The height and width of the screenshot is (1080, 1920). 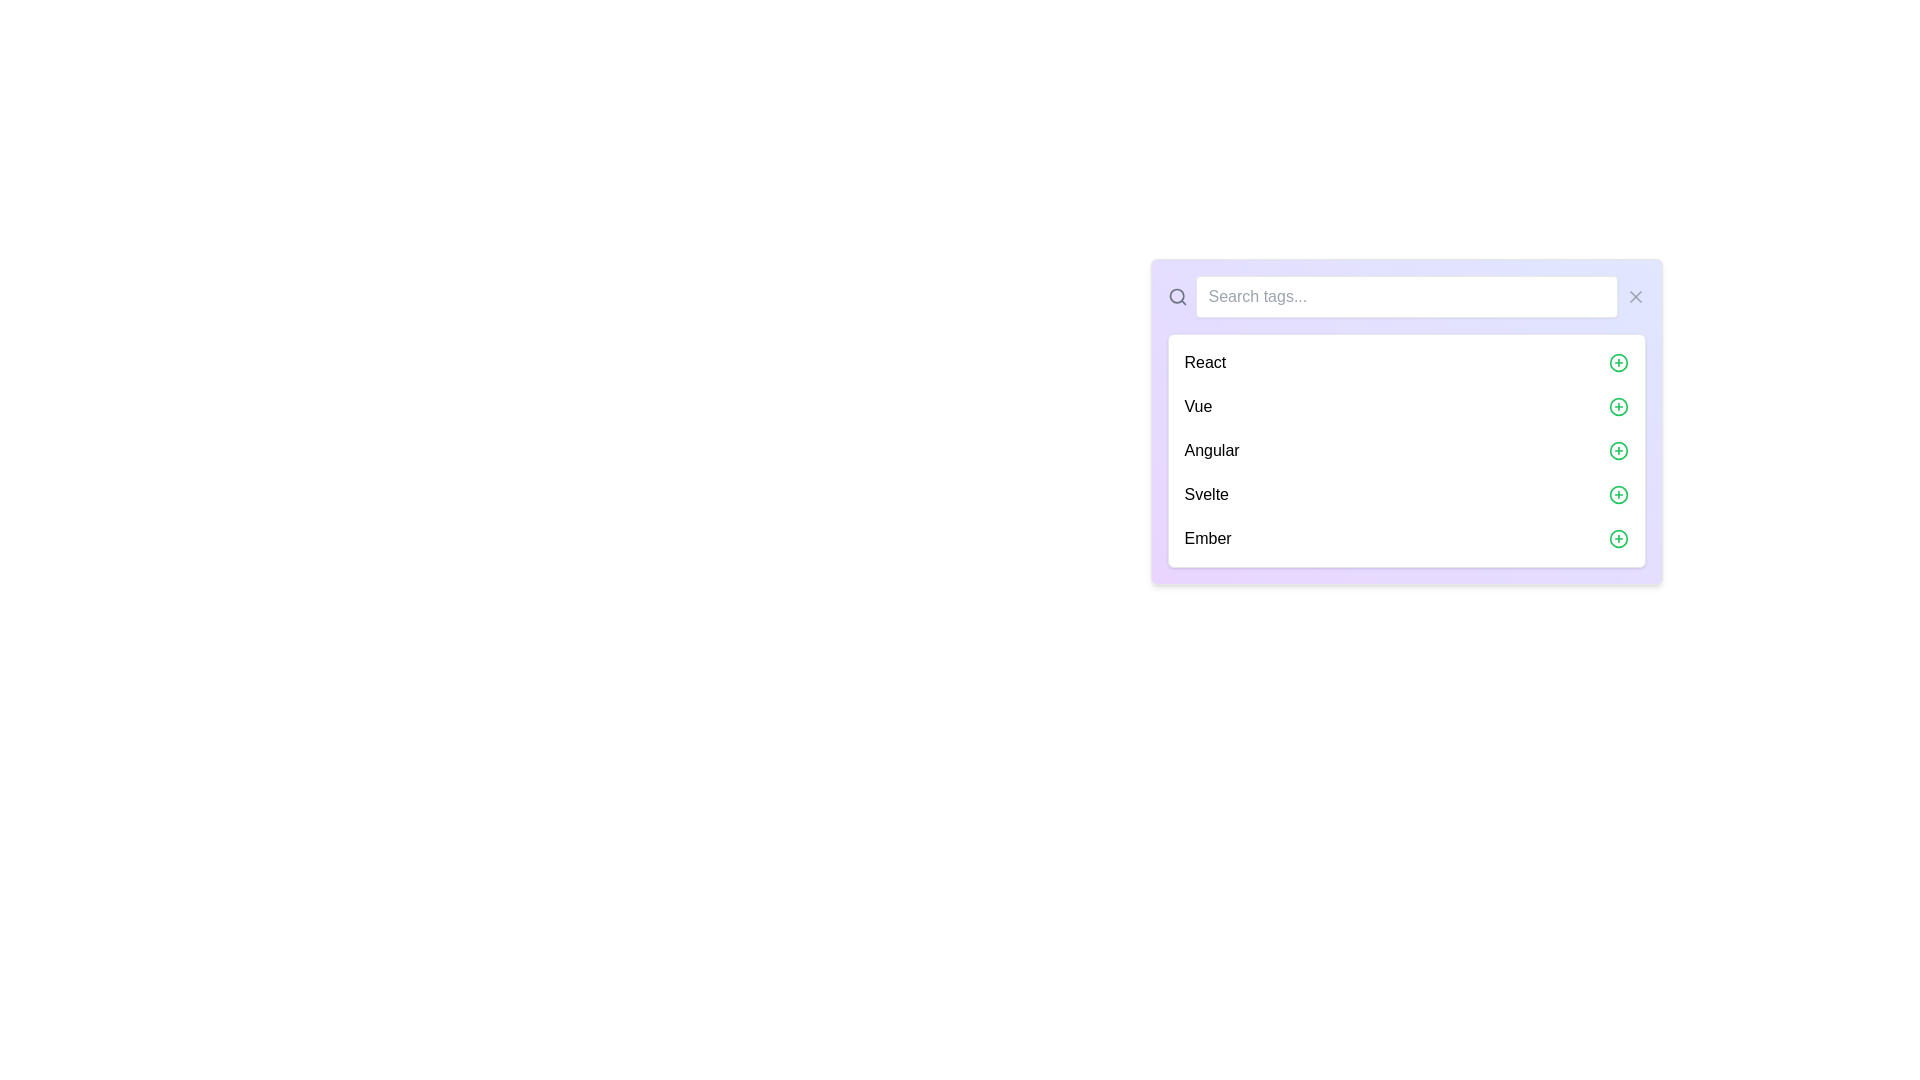 I want to click on the green circular icon button with a plus sign, located at the far right of the row containing the text 'Ember', so click(x=1618, y=538).